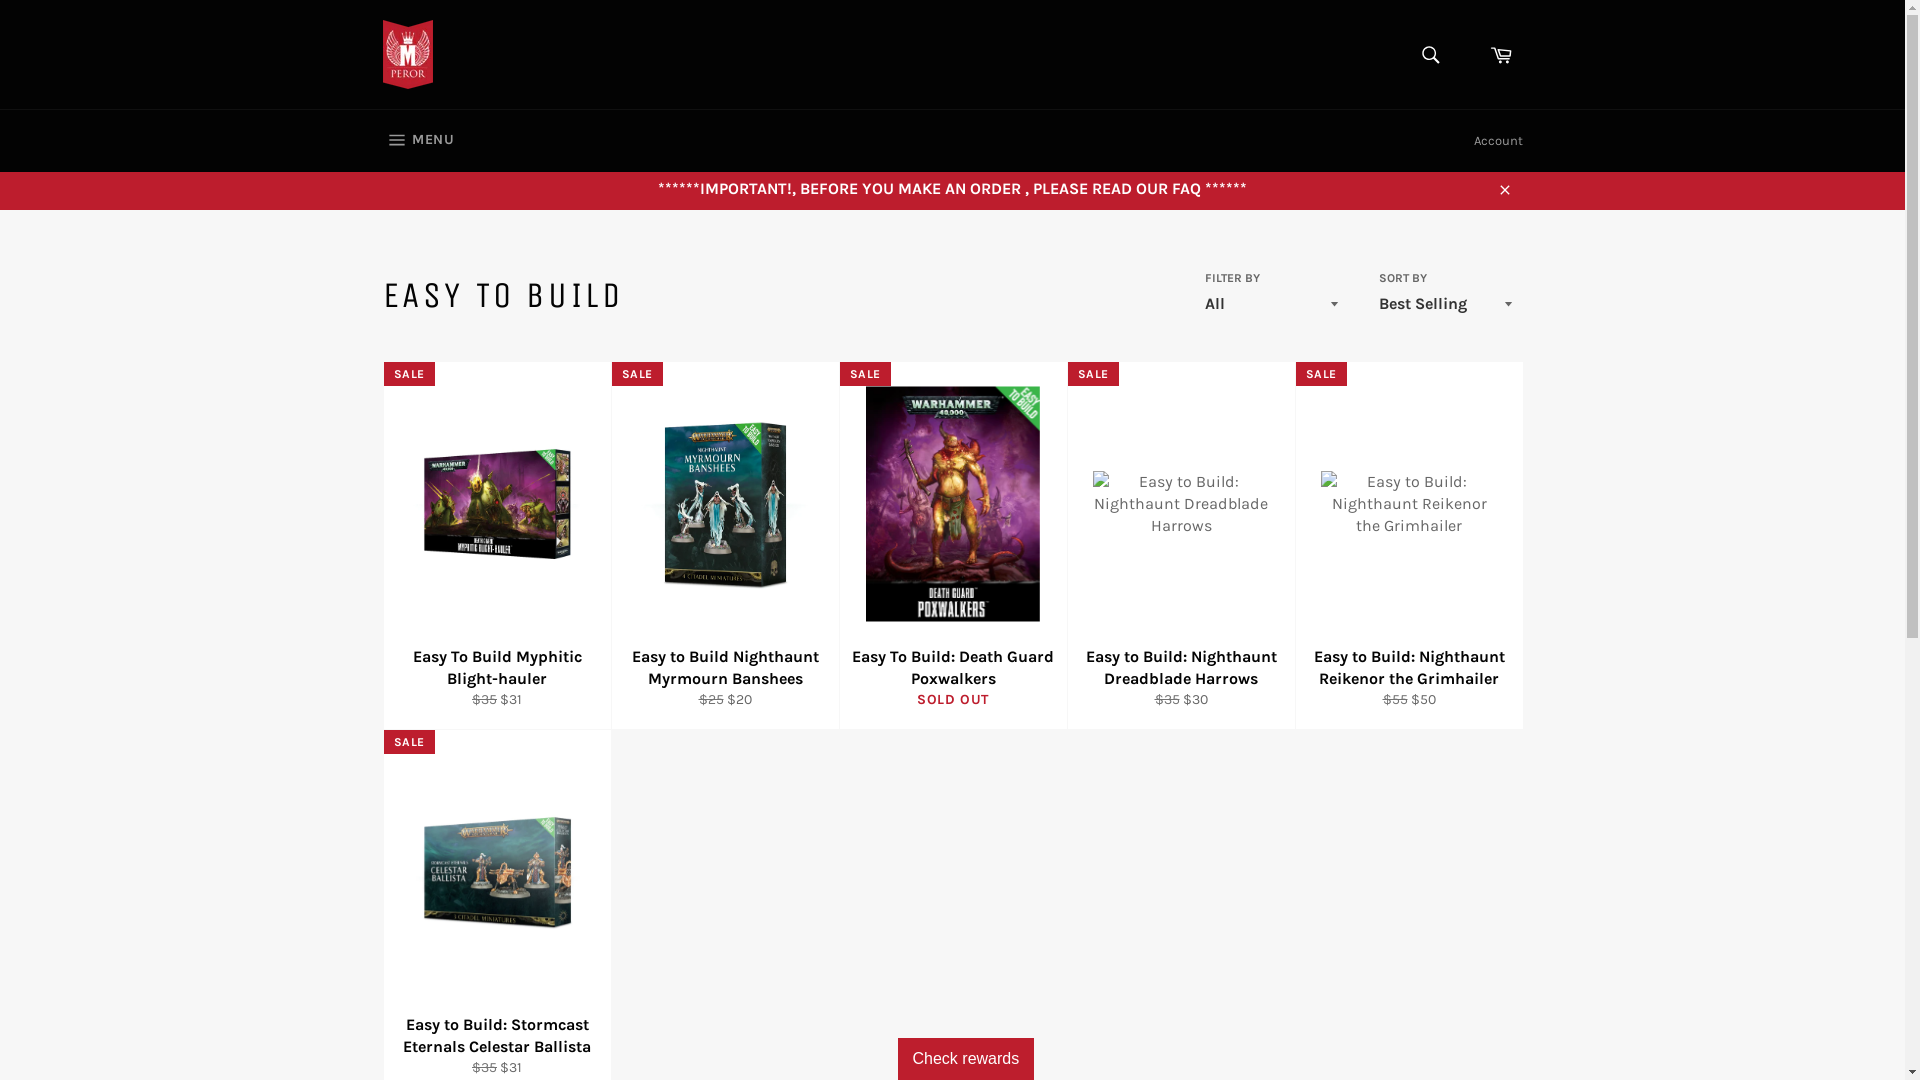 The height and width of the screenshot is (1080, 1920). I want to click on 'MENU, so click(361, 140).